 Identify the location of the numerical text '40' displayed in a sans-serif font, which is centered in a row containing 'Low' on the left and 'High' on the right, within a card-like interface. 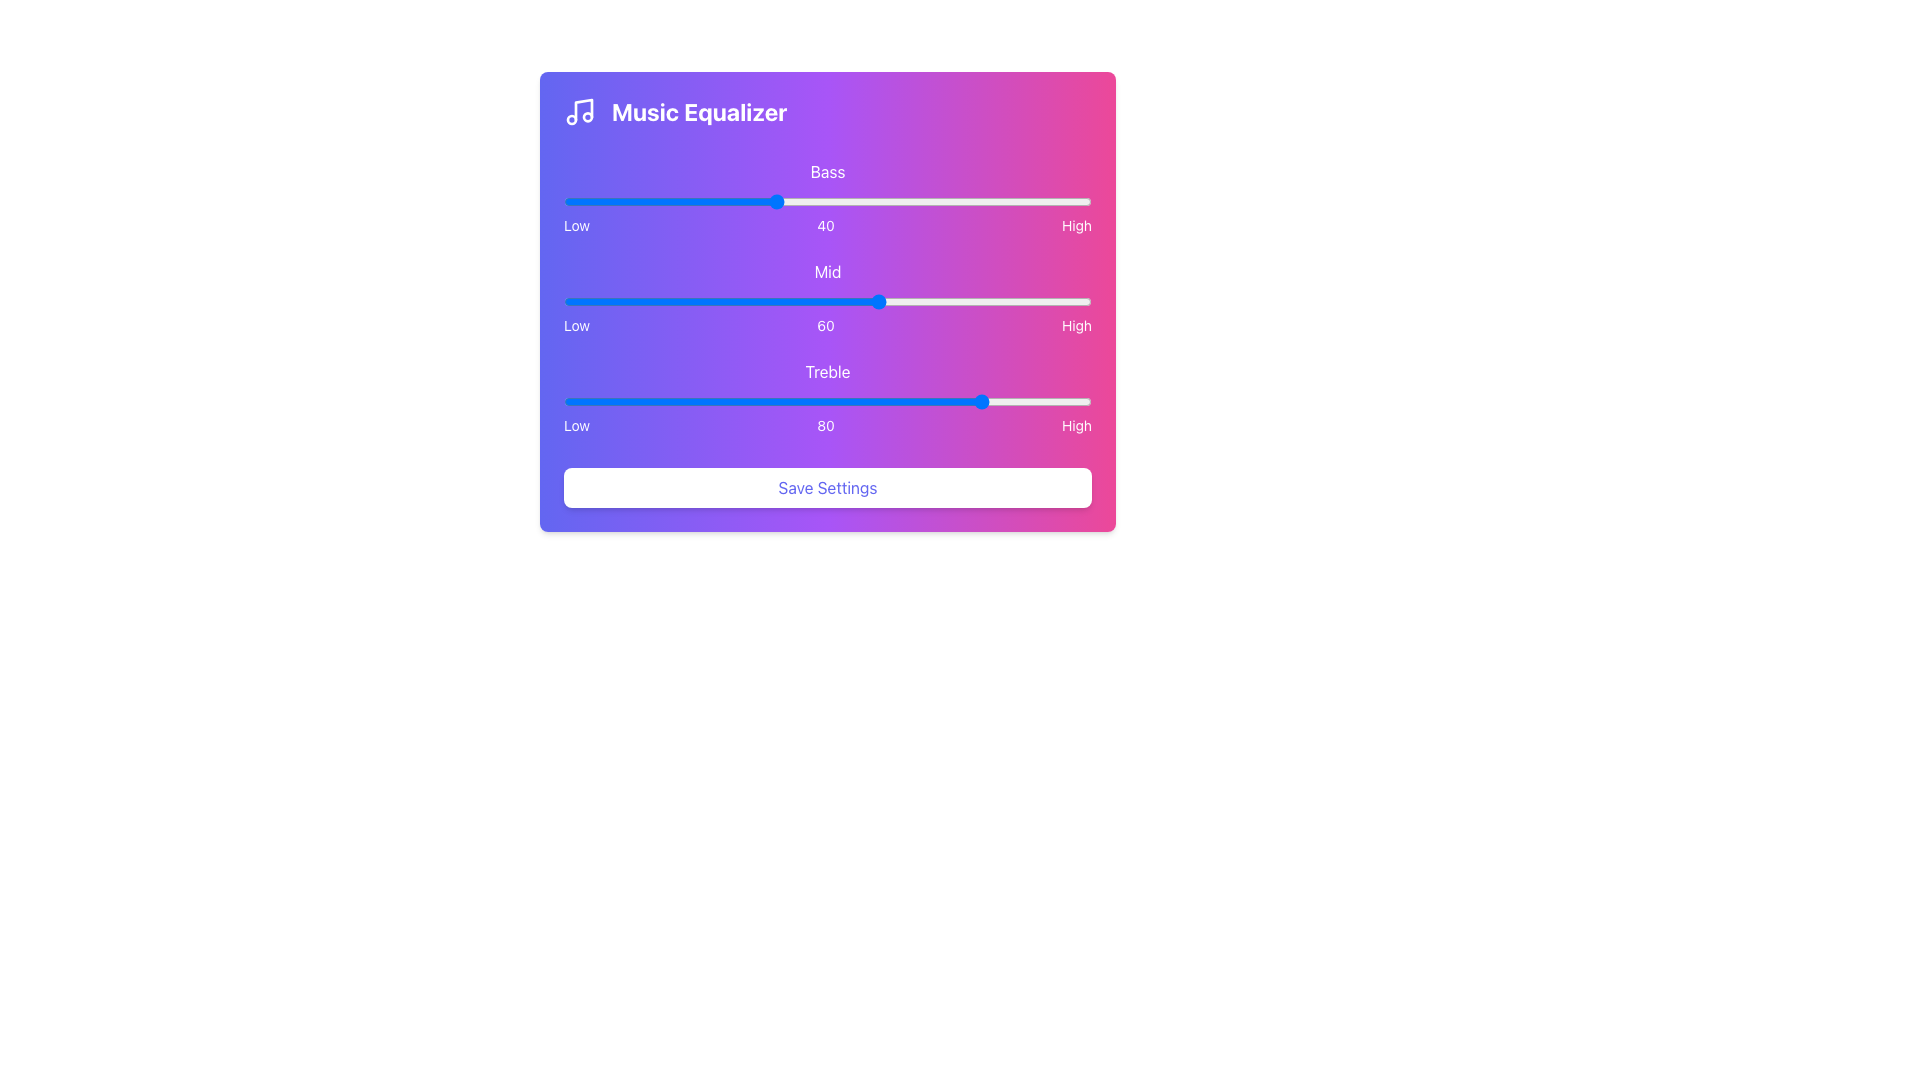
(825, 225).